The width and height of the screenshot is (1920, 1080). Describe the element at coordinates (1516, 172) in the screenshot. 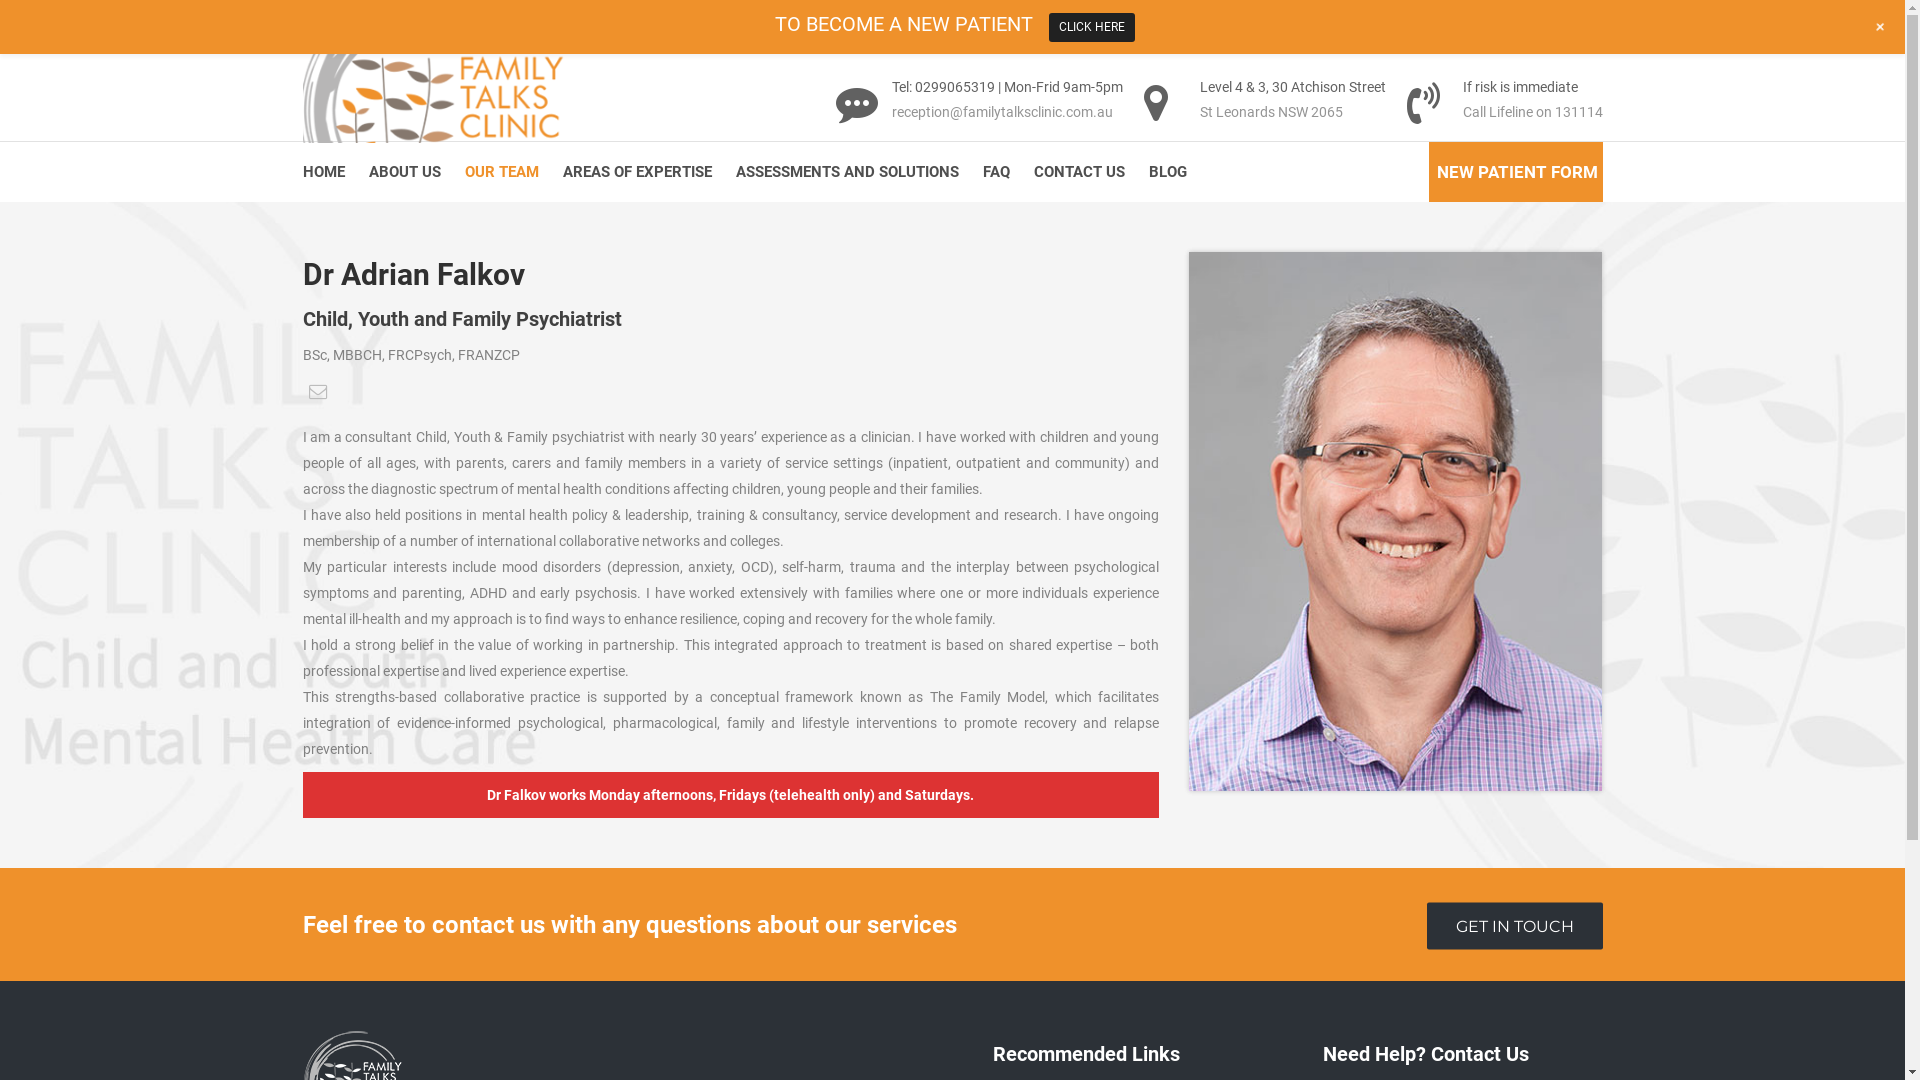

I see `'NEW PATIENT FORM'` at that location.